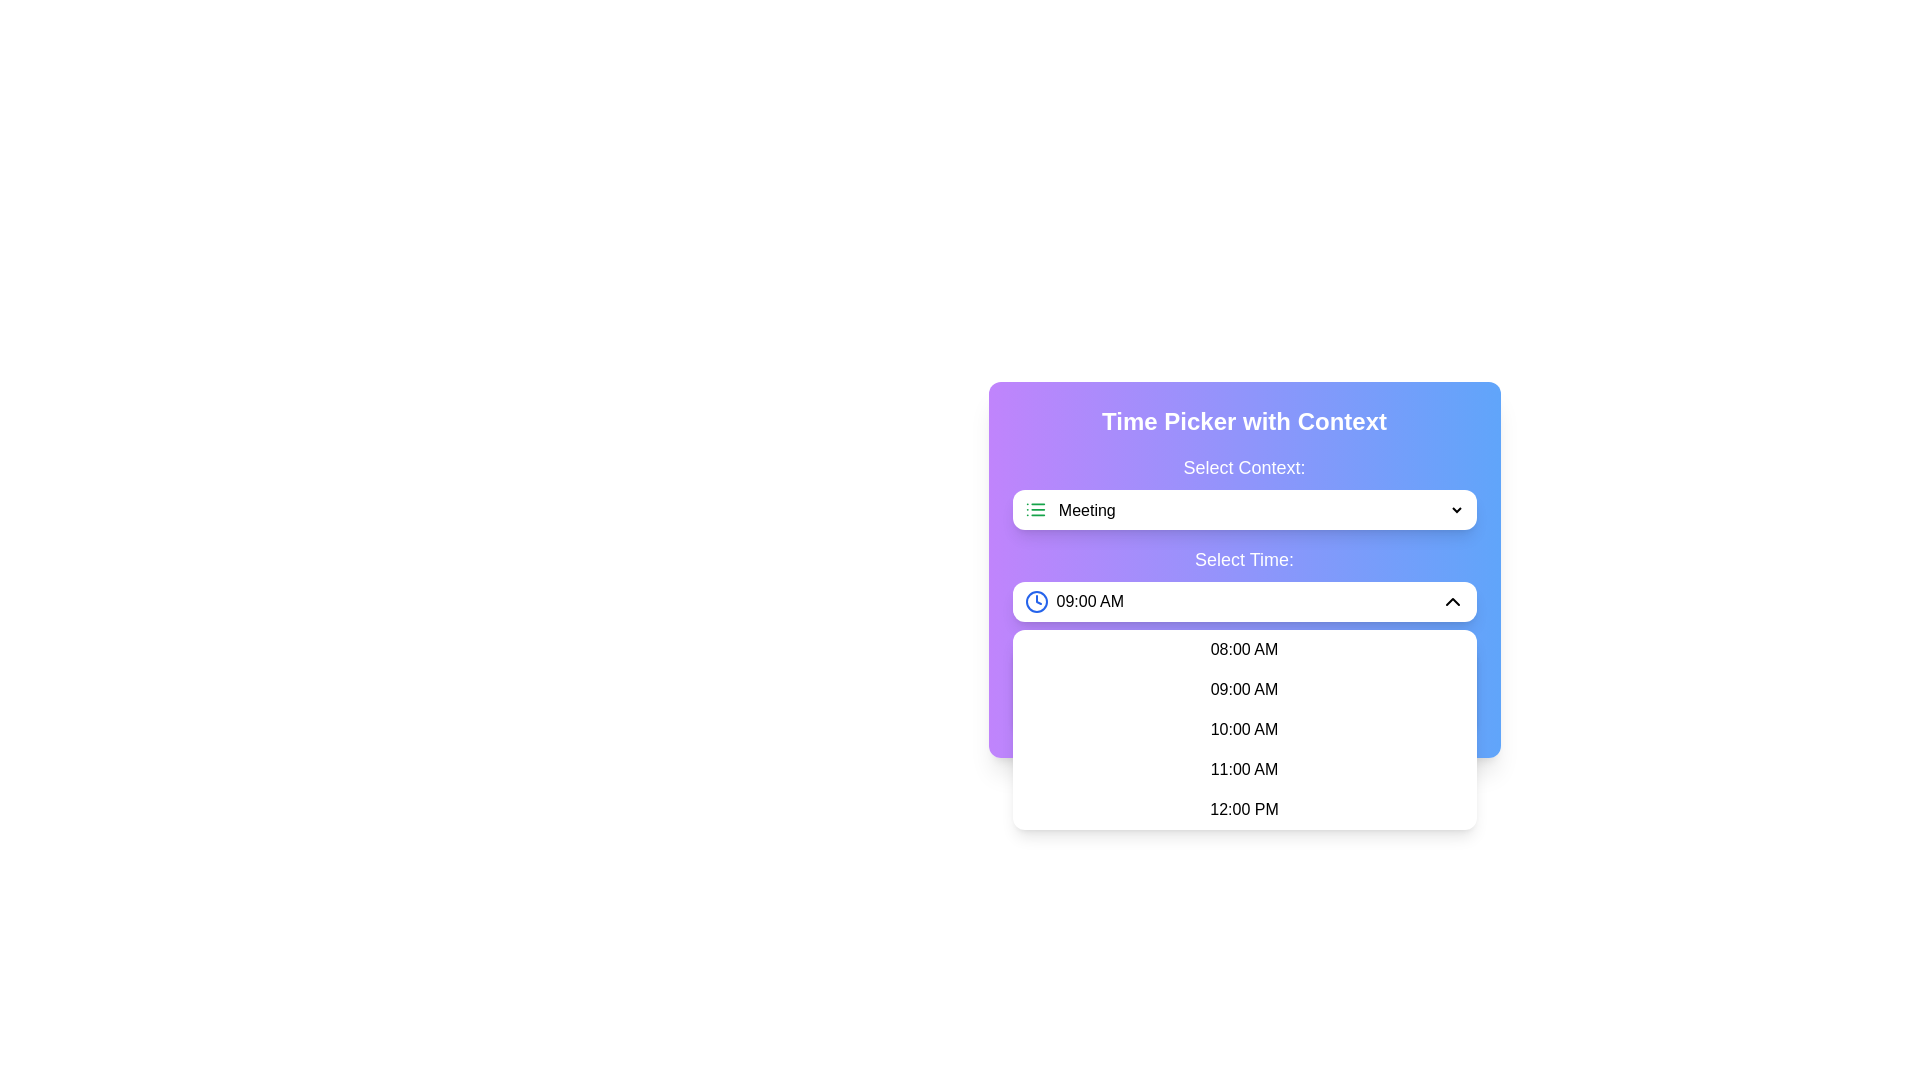 The height and width of the screenshot is (1080, 1920). Describe the element at coordinates (1073, 600) in the screenshot. I see `the adjacent elements next` at that location.